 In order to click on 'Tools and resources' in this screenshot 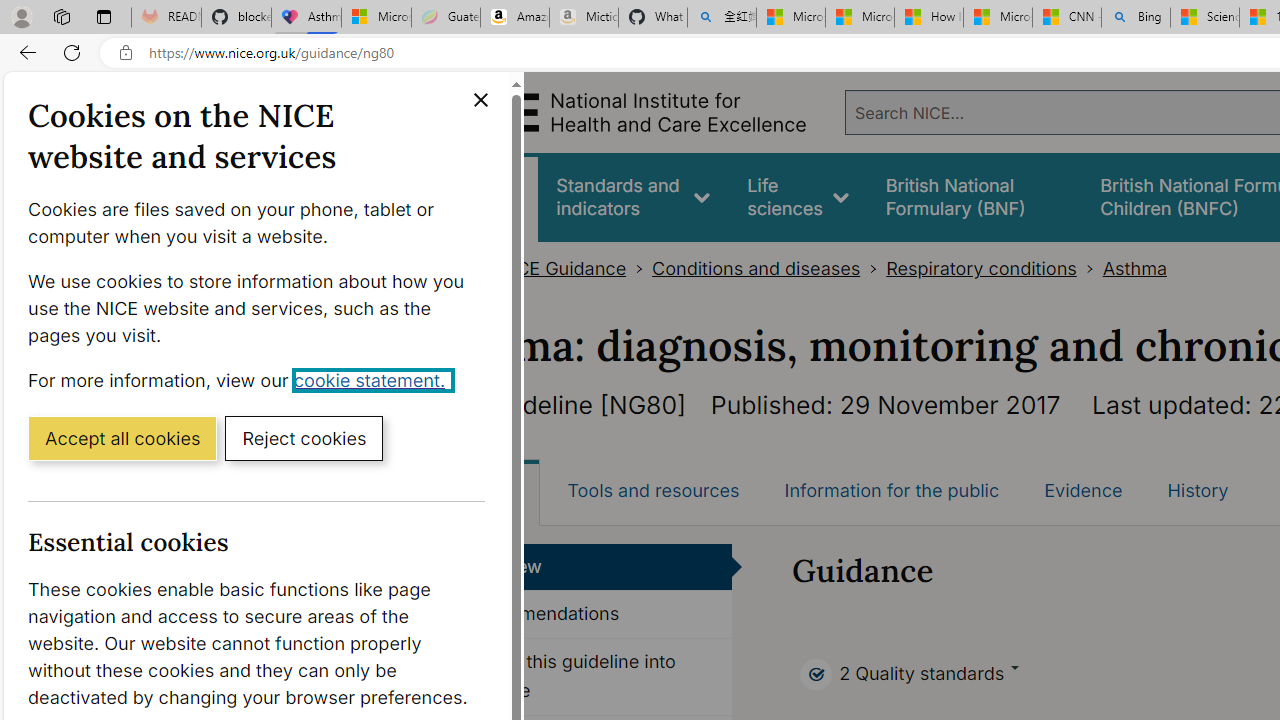, I will do `click(653, 491)`.